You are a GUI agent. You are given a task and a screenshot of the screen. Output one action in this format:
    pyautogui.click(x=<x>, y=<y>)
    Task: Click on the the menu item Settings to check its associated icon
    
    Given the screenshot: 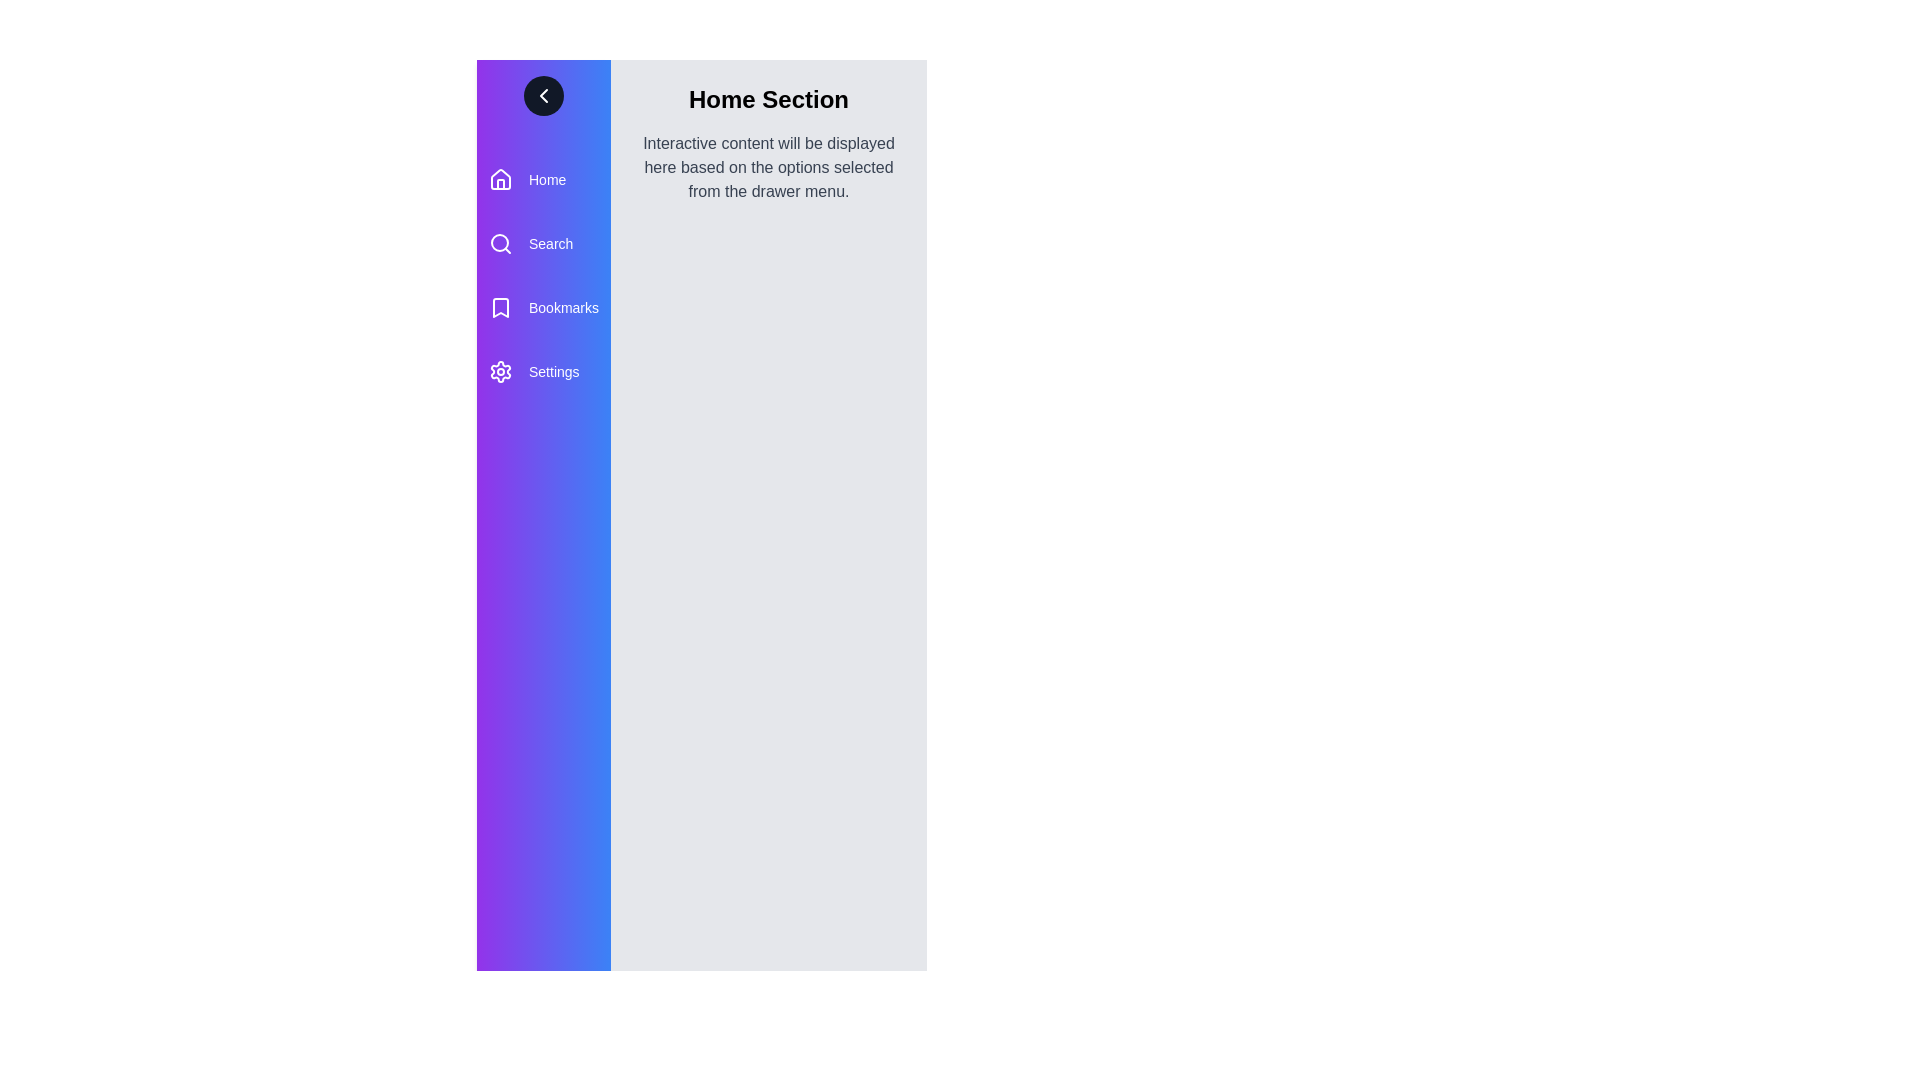 What is the action you would take?
    pyautogui.click(x=500, y=371)
    